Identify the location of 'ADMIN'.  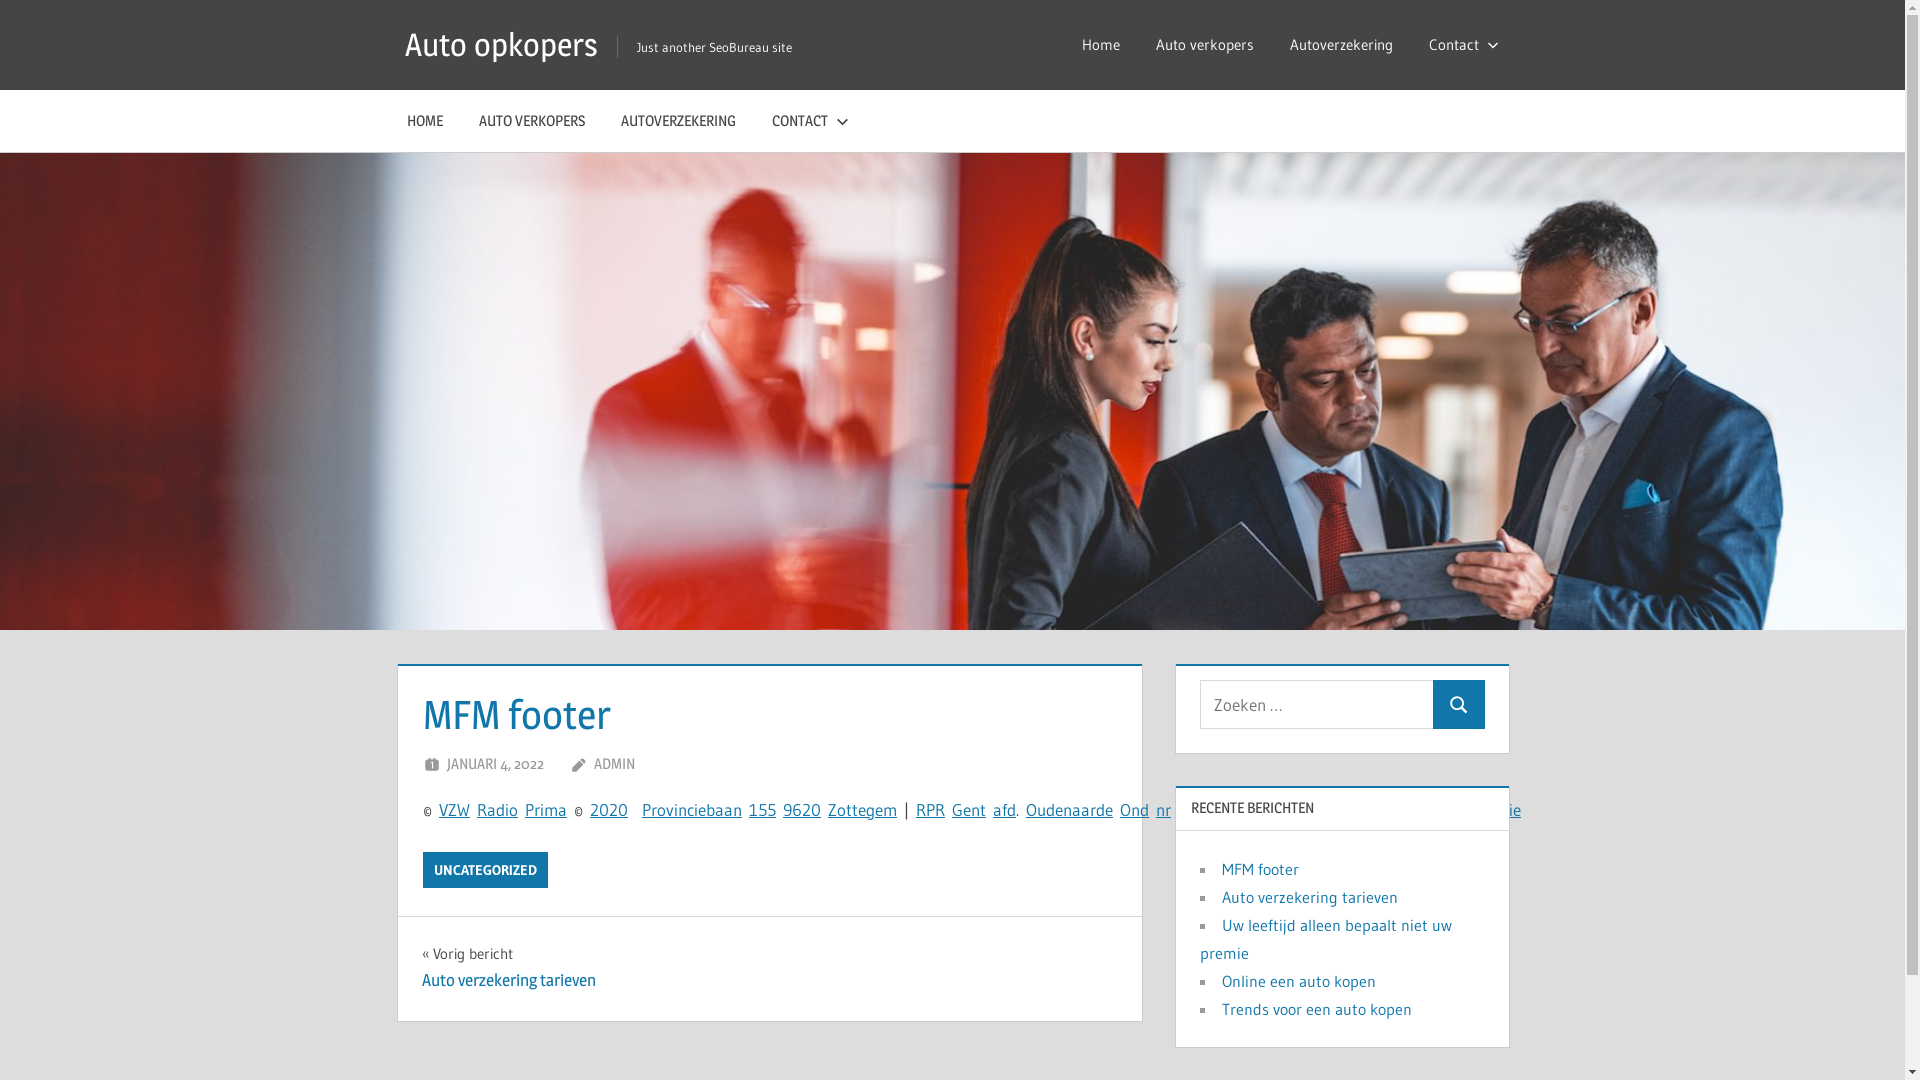
(613, 763).